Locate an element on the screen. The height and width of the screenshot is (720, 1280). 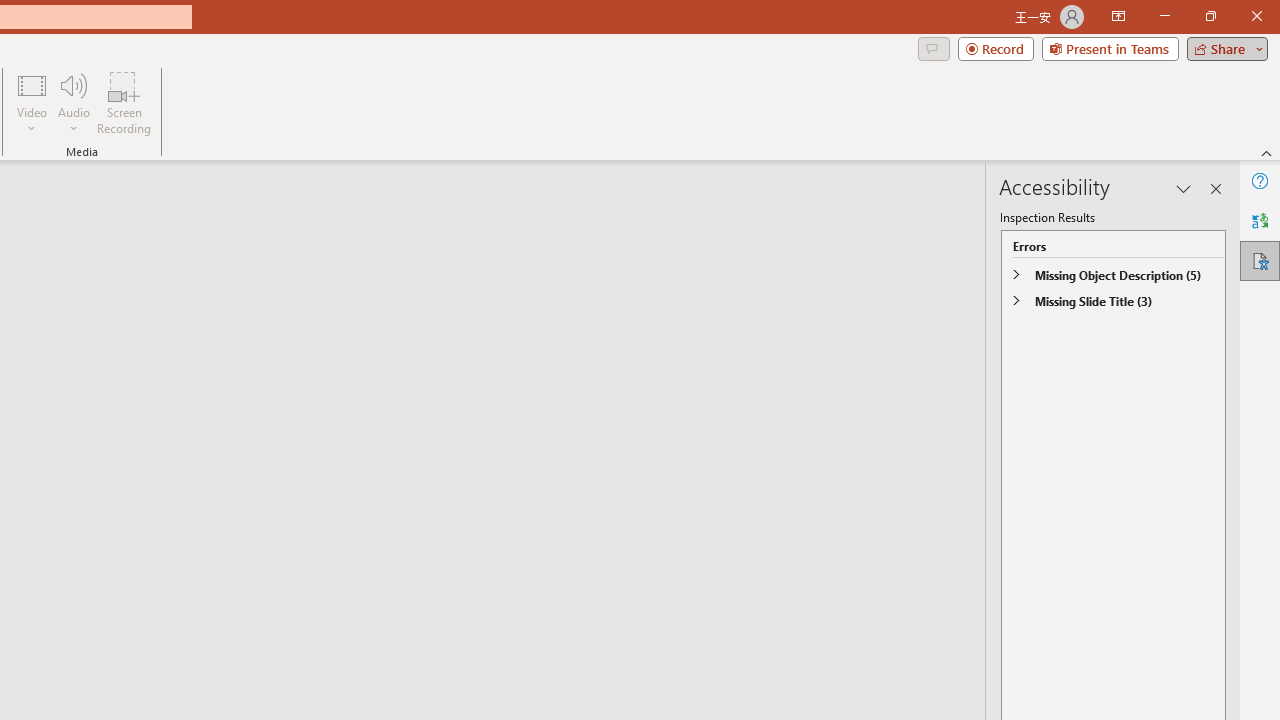
'Ribbon Display Options' is located at coordinates (1117, 16).